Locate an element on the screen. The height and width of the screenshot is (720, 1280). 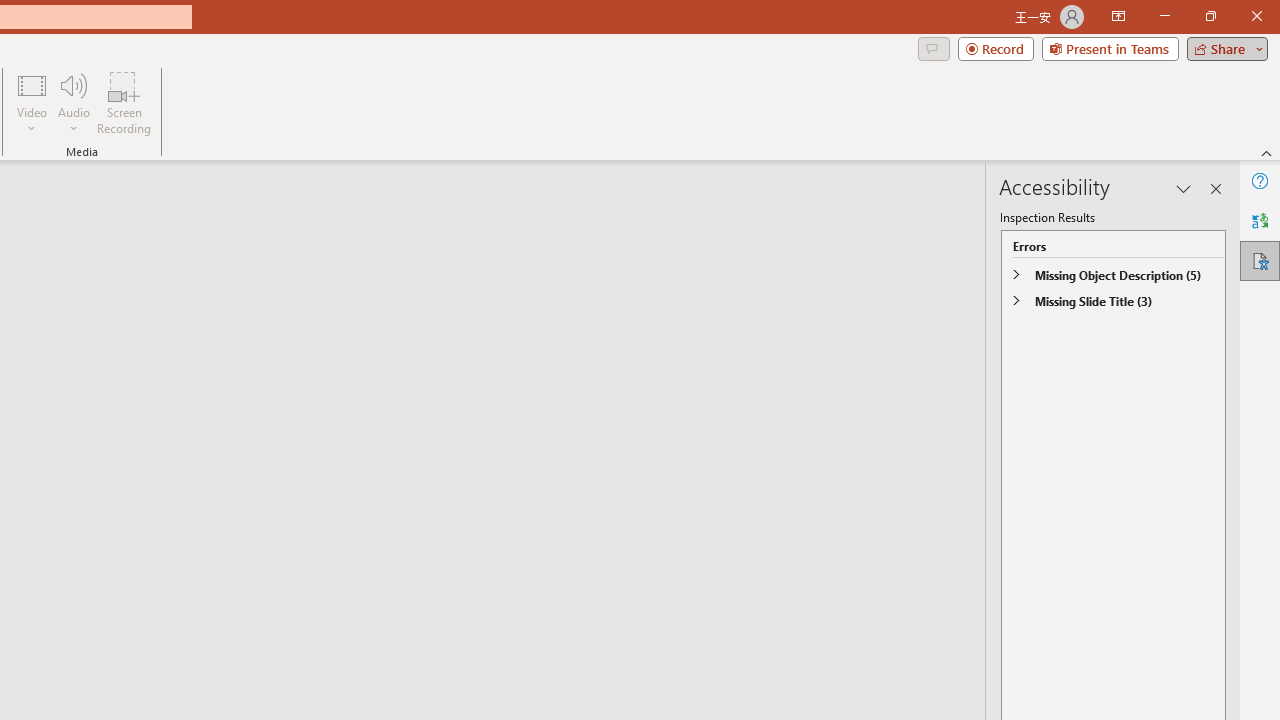
'Ribbon Display Options' is located at coordinates (1117, 16).